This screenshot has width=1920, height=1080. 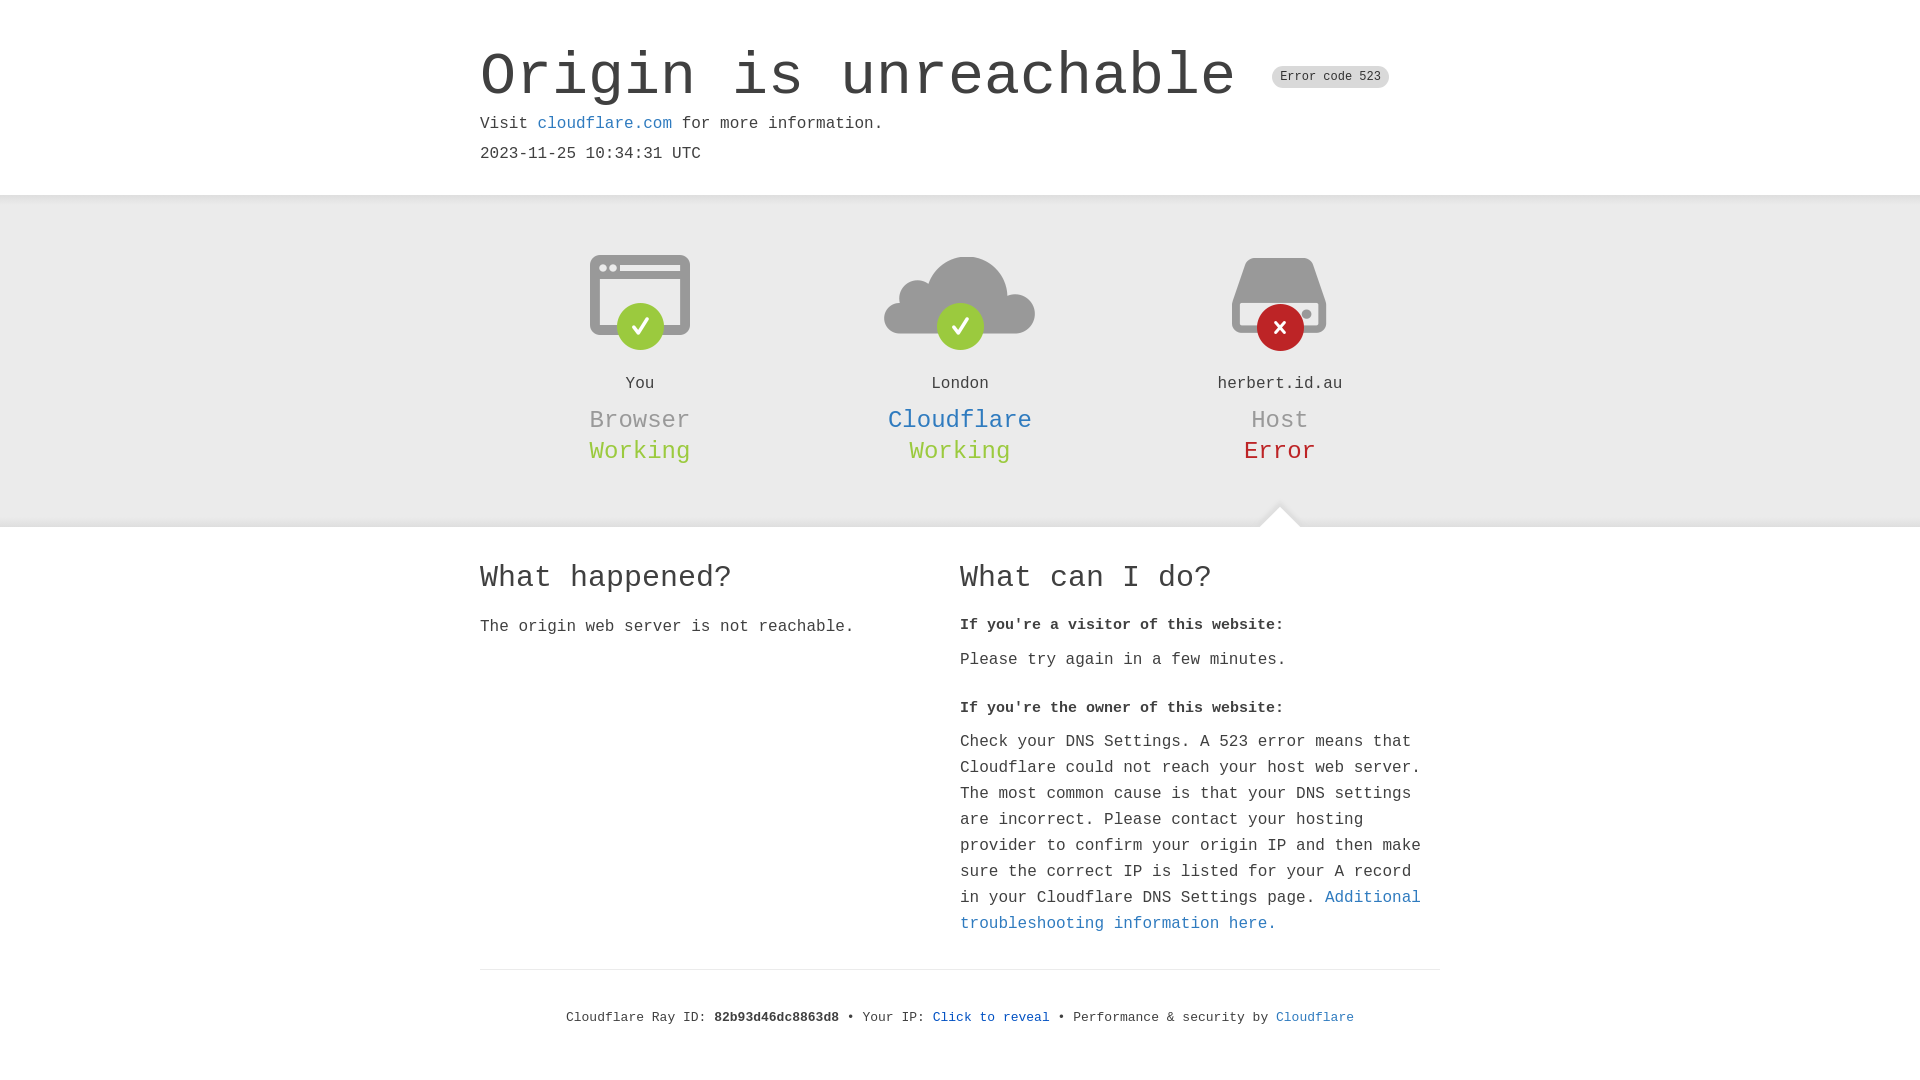 What do you see at coordinates (991, 1017) in the screenshot?
I see `'Click to reveal'` at bounding box center [991, 1017].